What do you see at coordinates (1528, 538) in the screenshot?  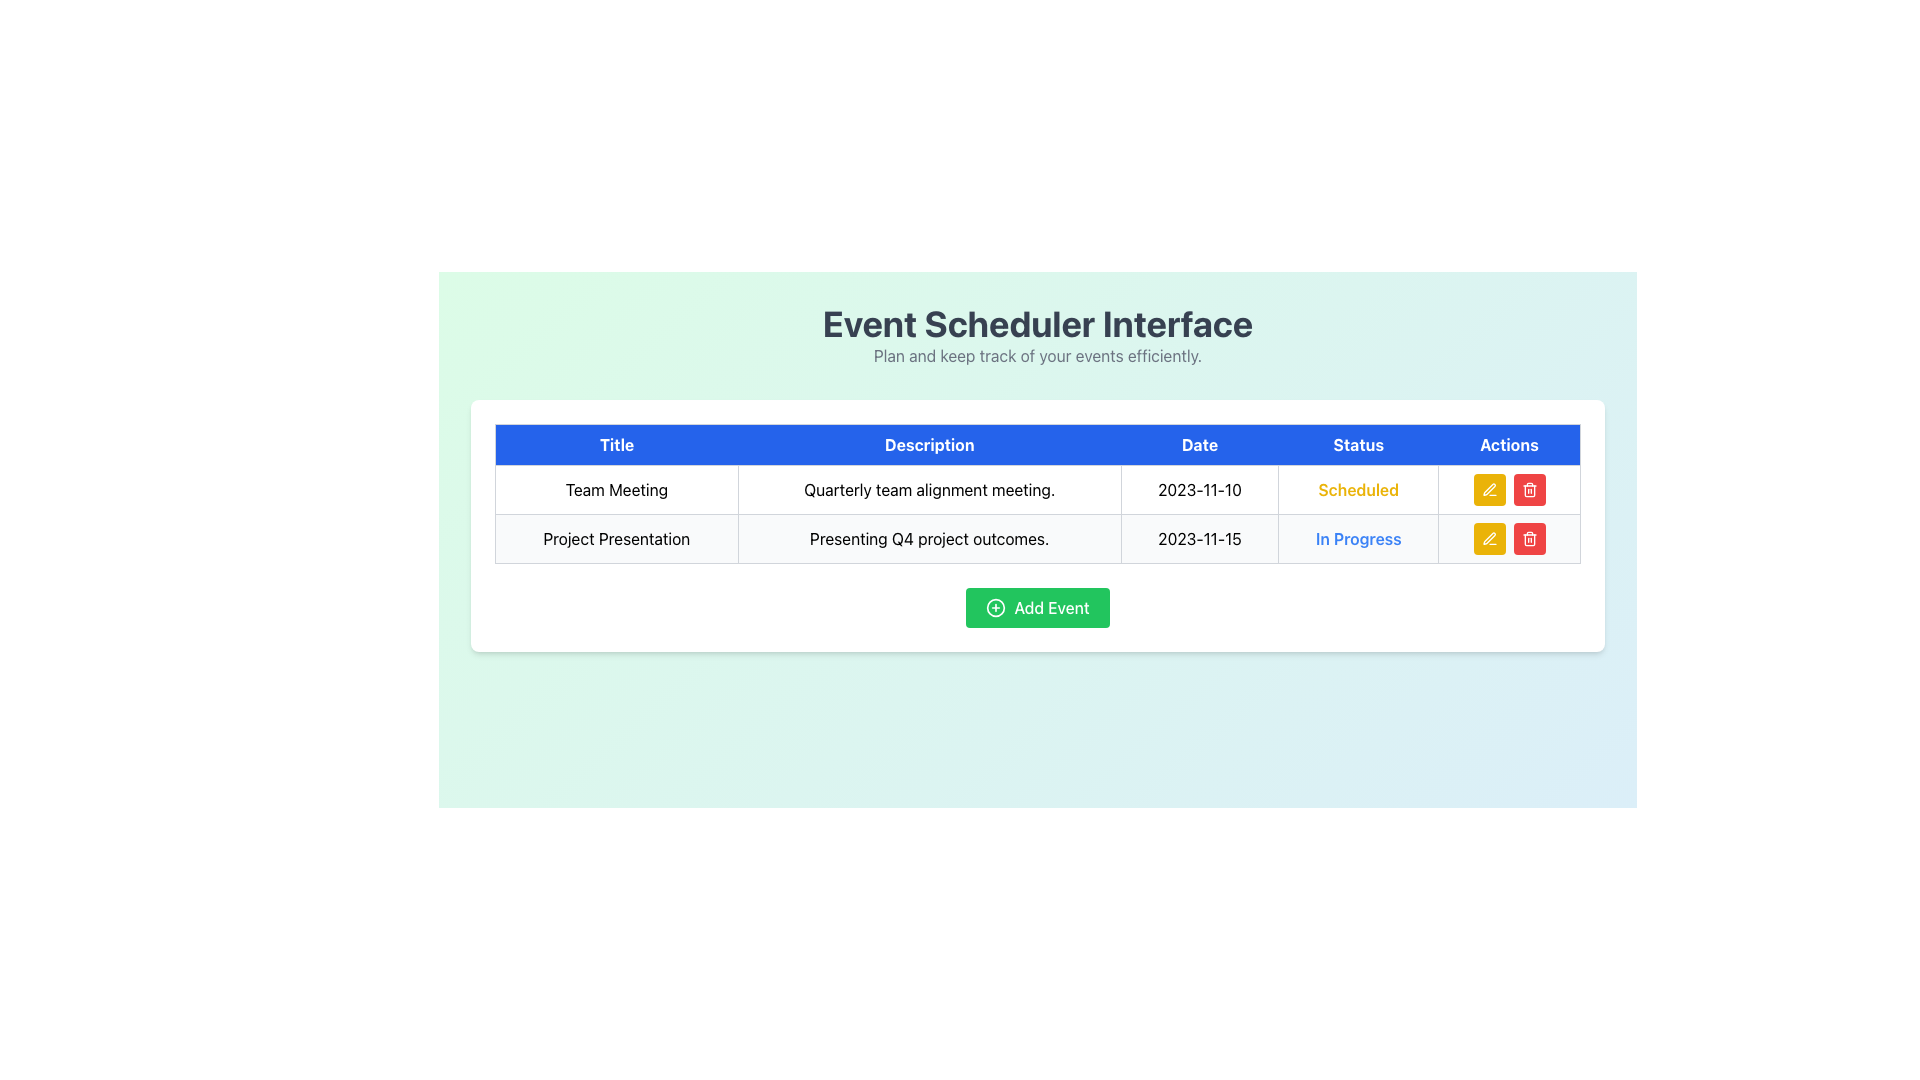 I see `the red trash can button` at bounding box center [1528, 538].